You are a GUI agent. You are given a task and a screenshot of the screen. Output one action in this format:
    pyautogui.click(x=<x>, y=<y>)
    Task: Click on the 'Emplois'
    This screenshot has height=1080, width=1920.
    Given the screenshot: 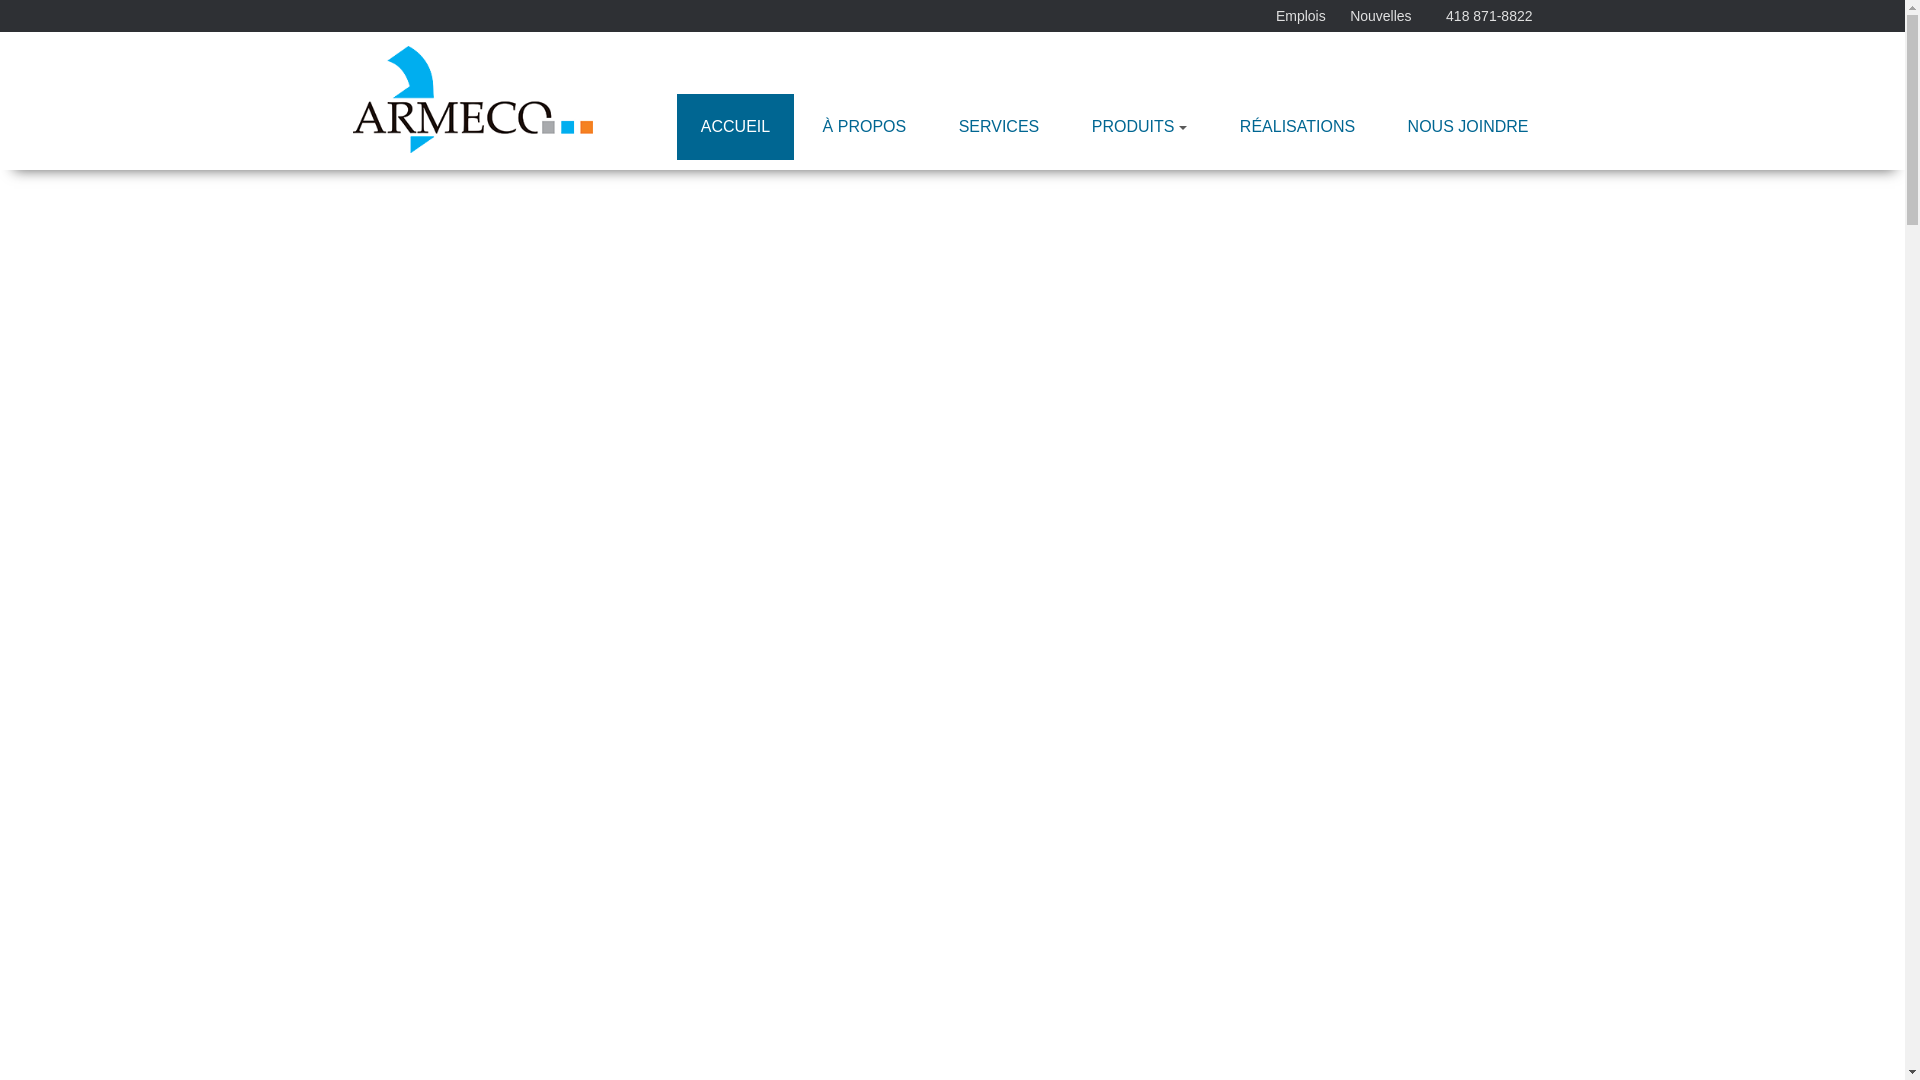 What is the action you would take?
    pyautogui.click(x=1300, y=15)
    